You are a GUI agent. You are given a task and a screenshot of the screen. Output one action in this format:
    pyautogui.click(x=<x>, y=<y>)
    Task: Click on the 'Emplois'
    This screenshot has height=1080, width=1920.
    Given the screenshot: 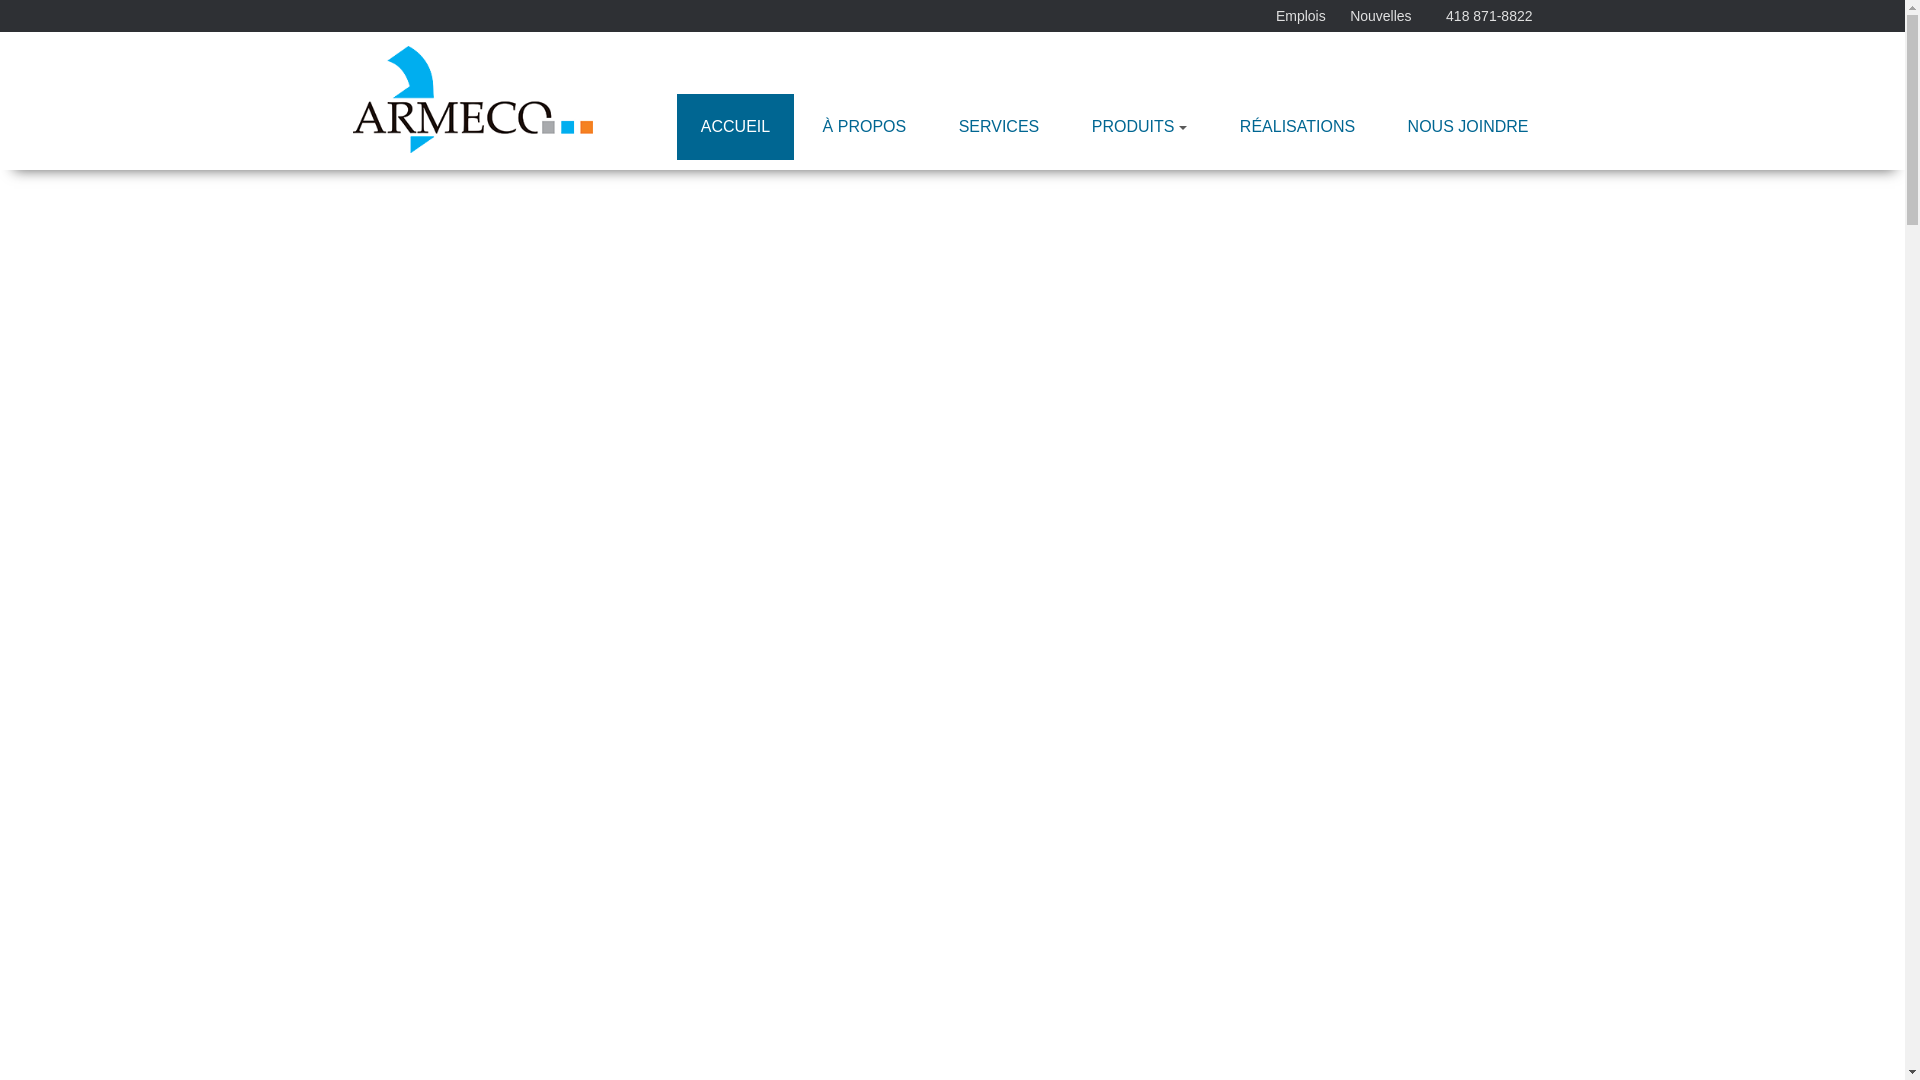 What is the action you would take?
    pyautogui.click(x=1300, y=15)
    